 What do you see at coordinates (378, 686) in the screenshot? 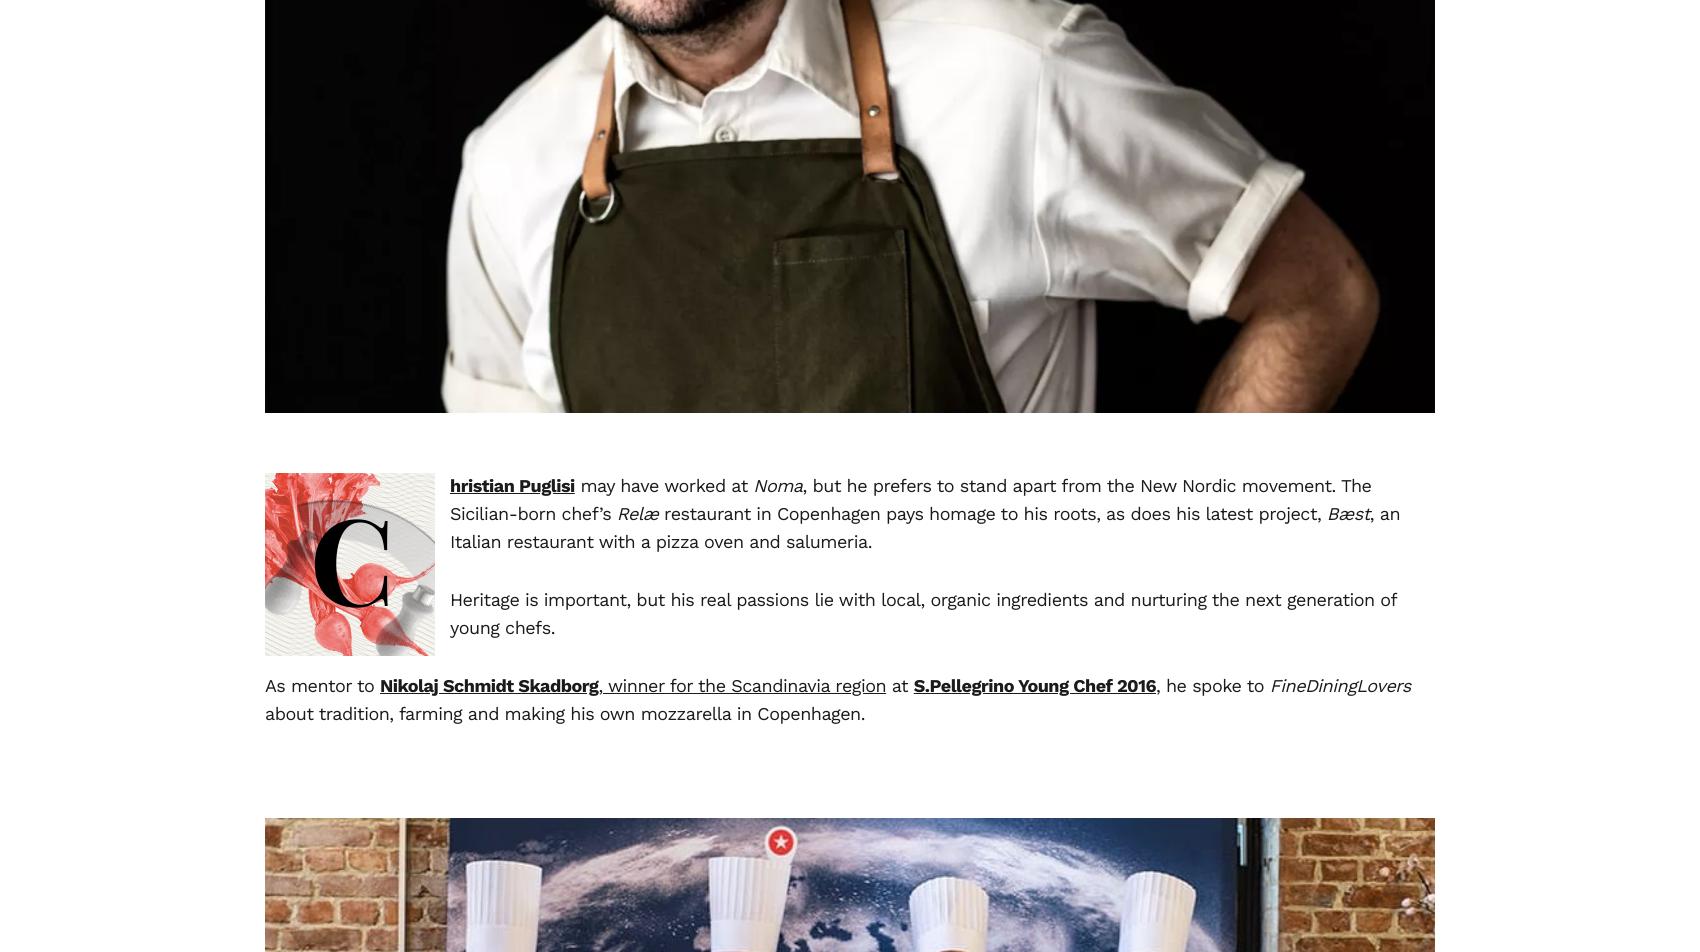
I see `'Nikolaj Schmidt Skadborg'` at bounding box center [378, 686].